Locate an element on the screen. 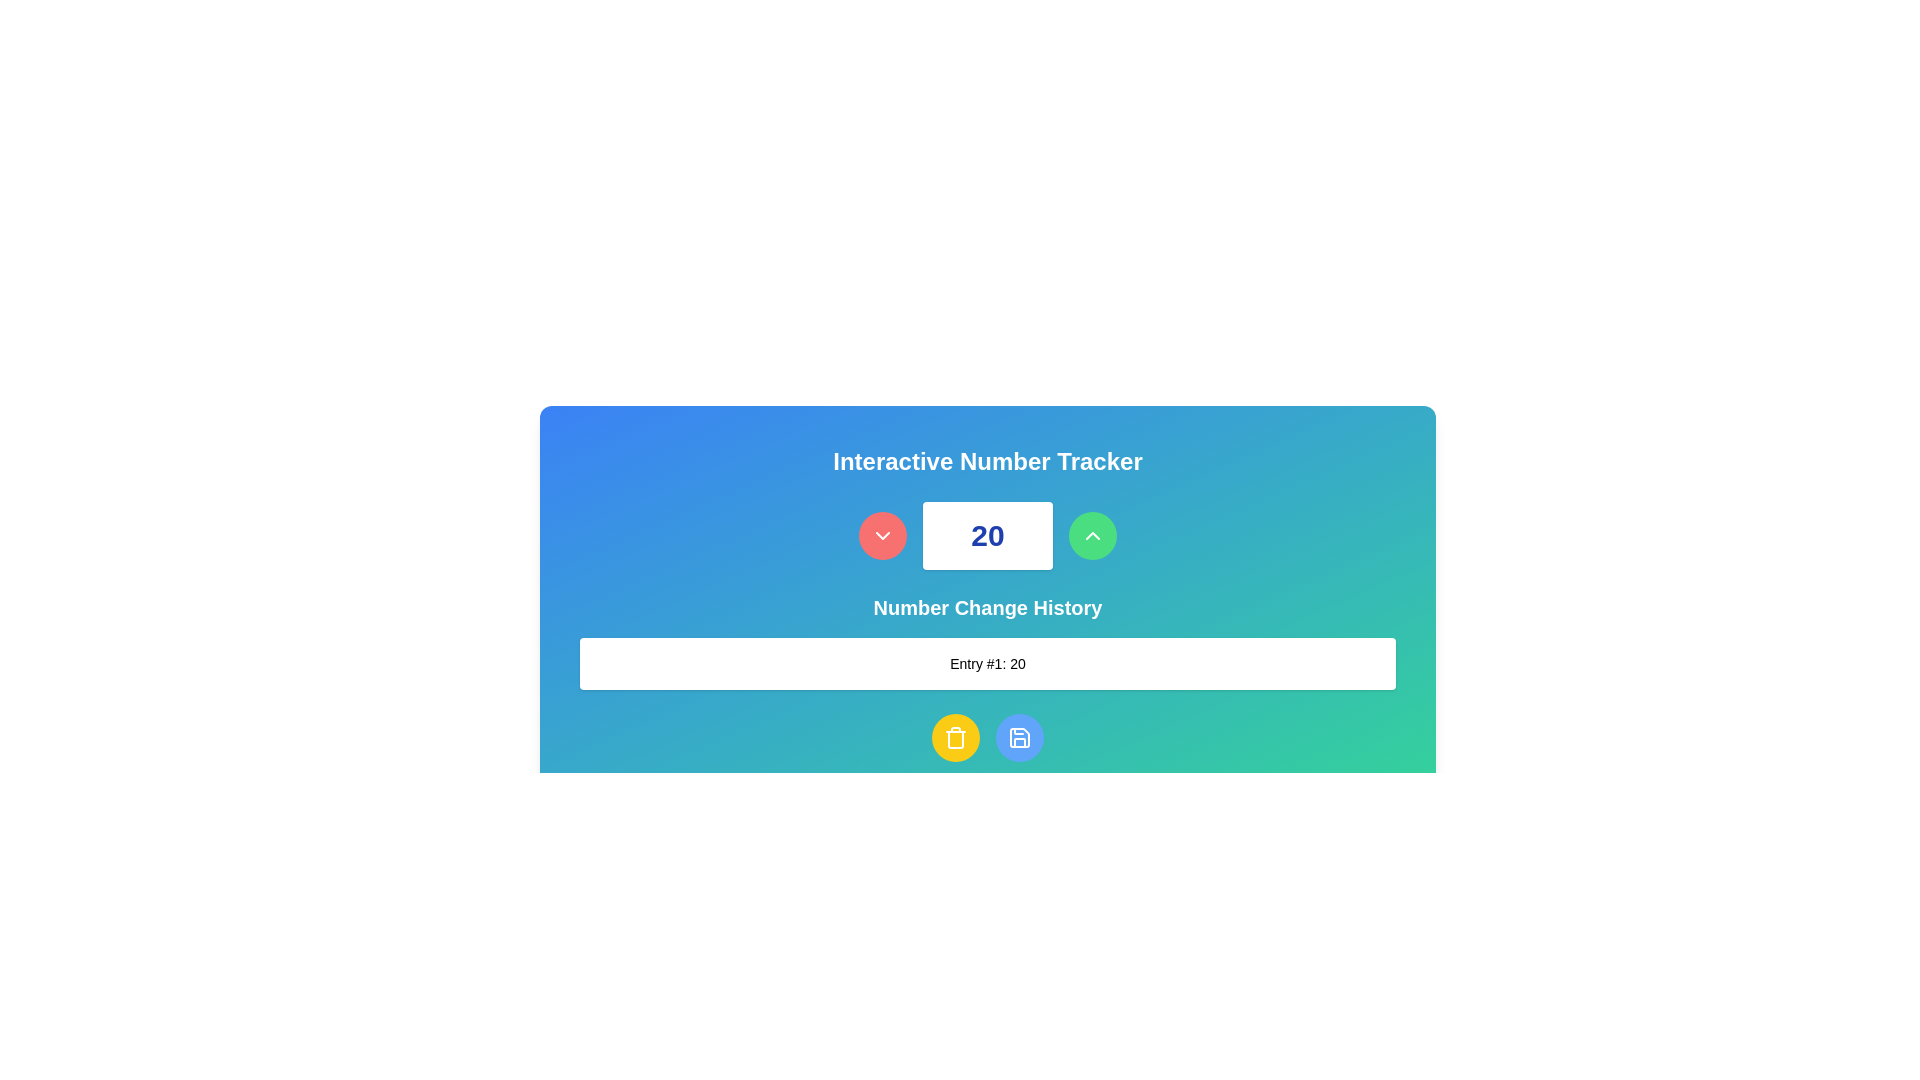 The image size is (1920, 1080). the text label at the top-center of the card that serves as the title and provides context for tracking numbers is located at coordinates (988, 462).